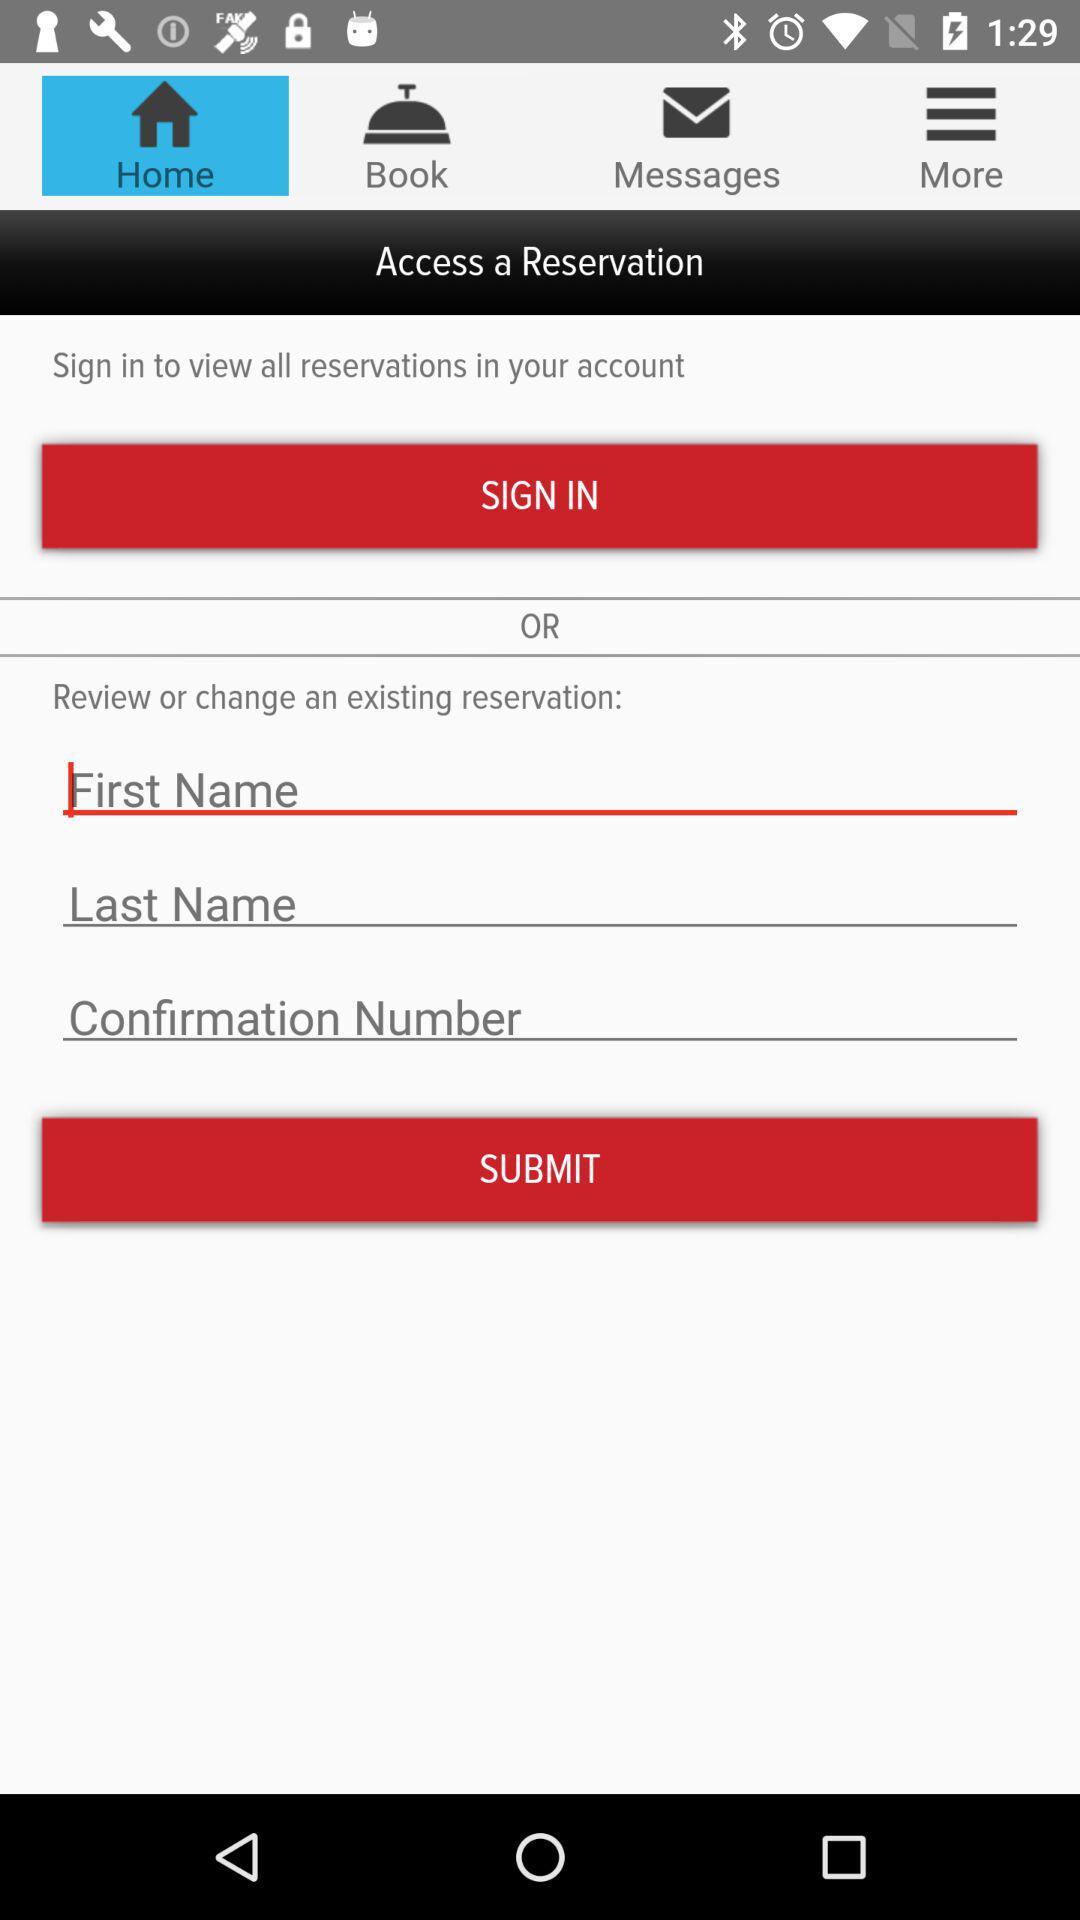  I want to click on the home icon, so click(164, 134).